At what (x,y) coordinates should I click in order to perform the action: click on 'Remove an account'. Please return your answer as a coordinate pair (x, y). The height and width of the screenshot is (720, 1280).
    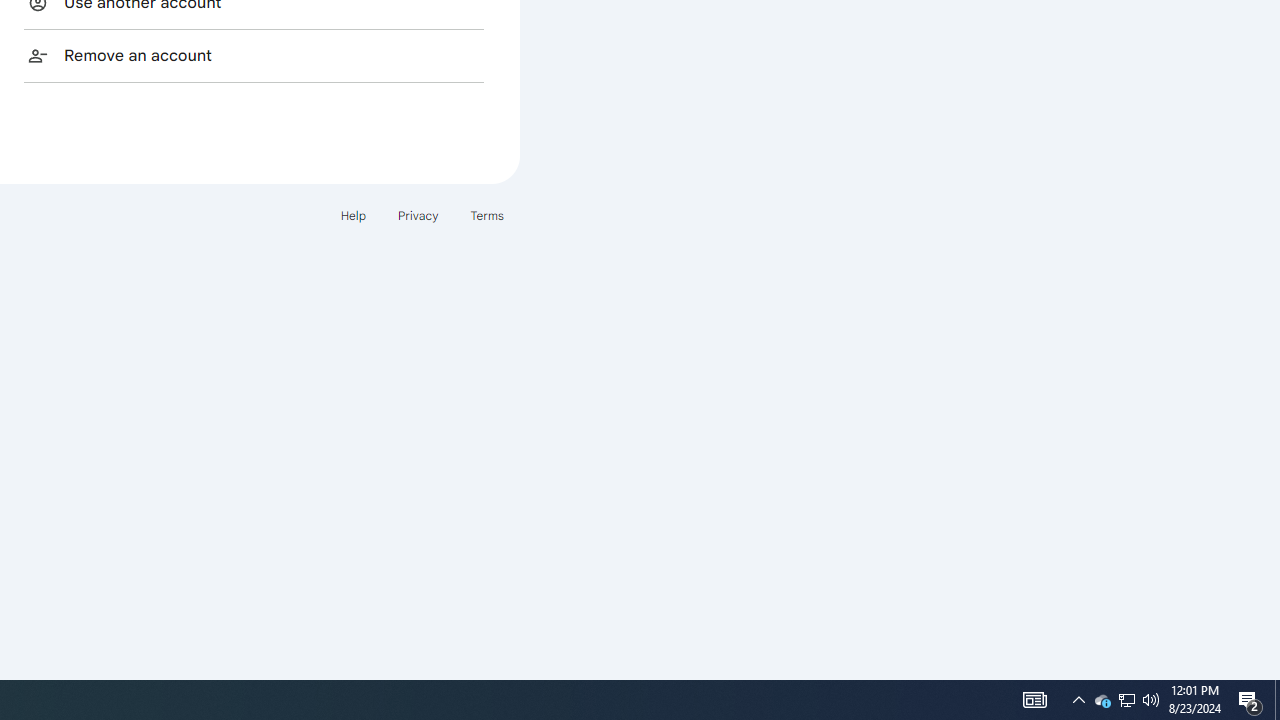
    Looking at the image, I should click on (253, 54).